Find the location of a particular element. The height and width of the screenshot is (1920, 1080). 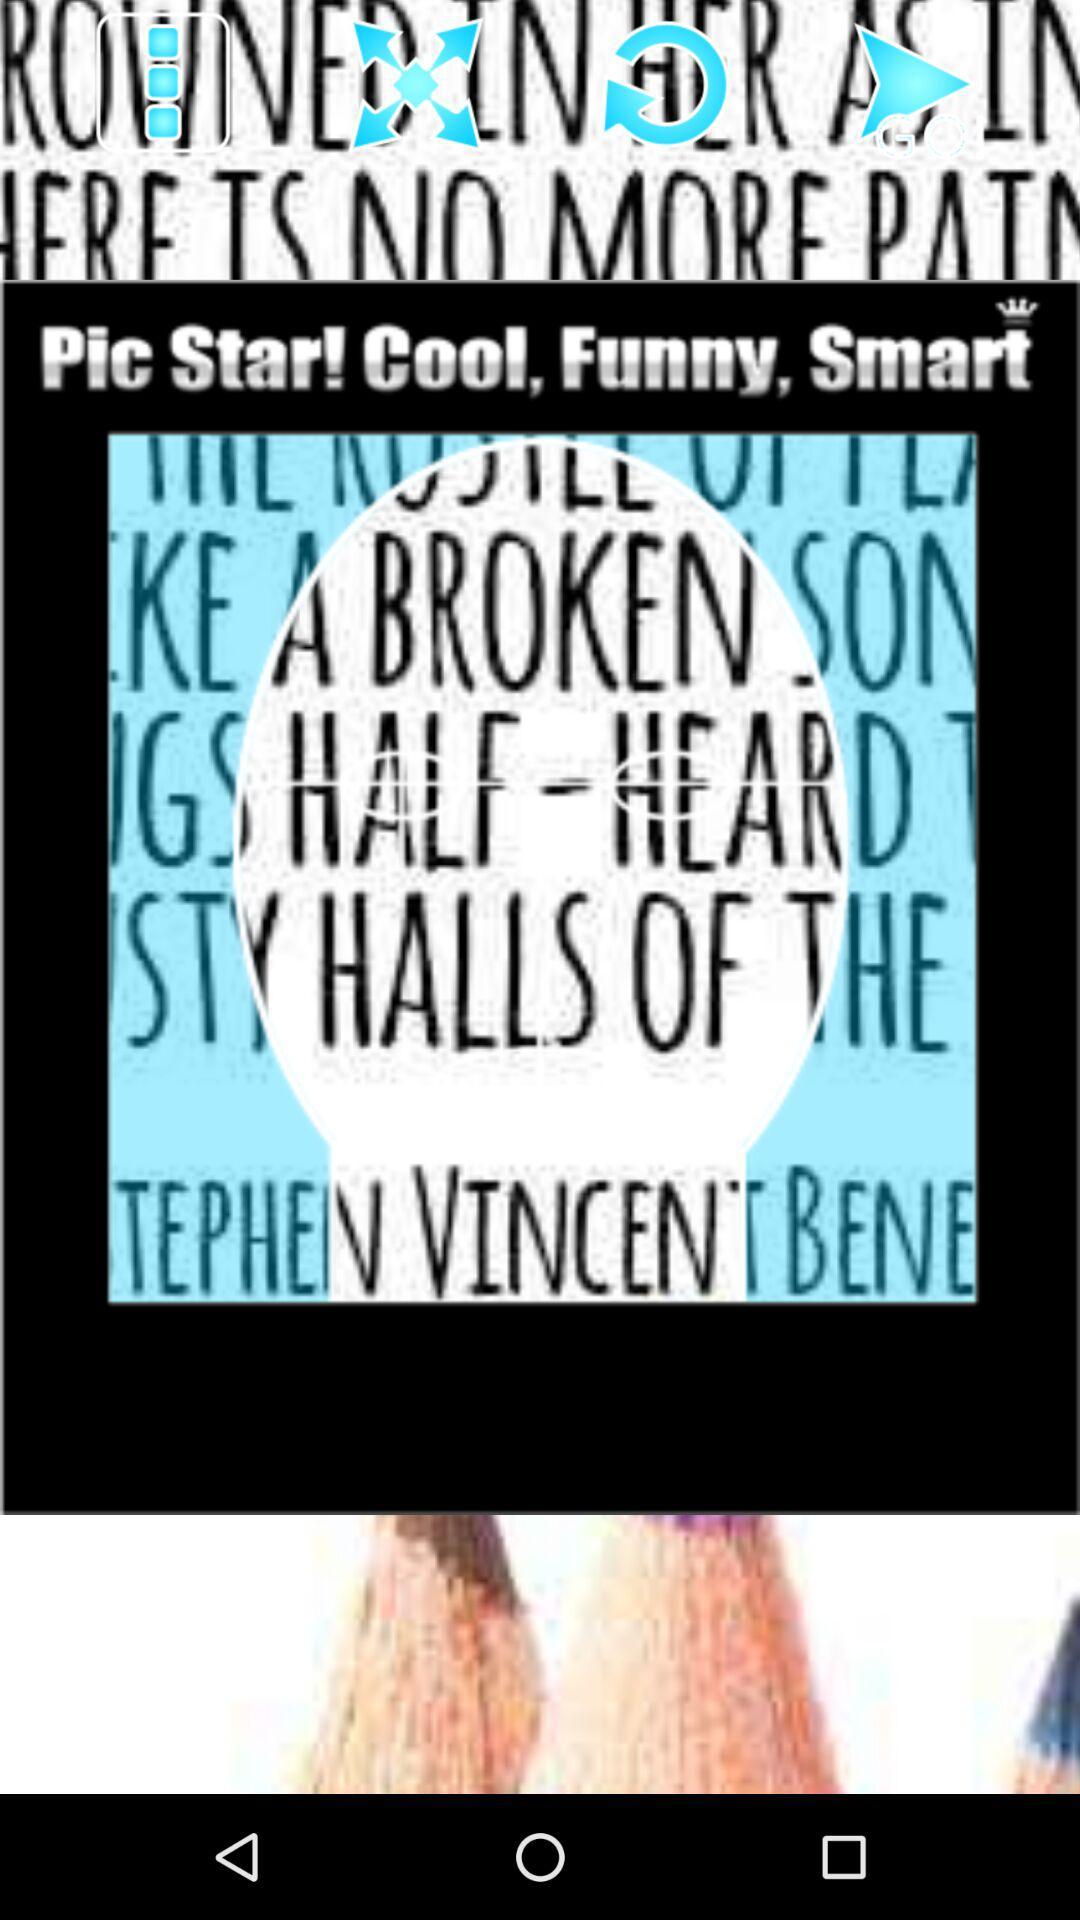

full screen is located at coordinates (415, 84).